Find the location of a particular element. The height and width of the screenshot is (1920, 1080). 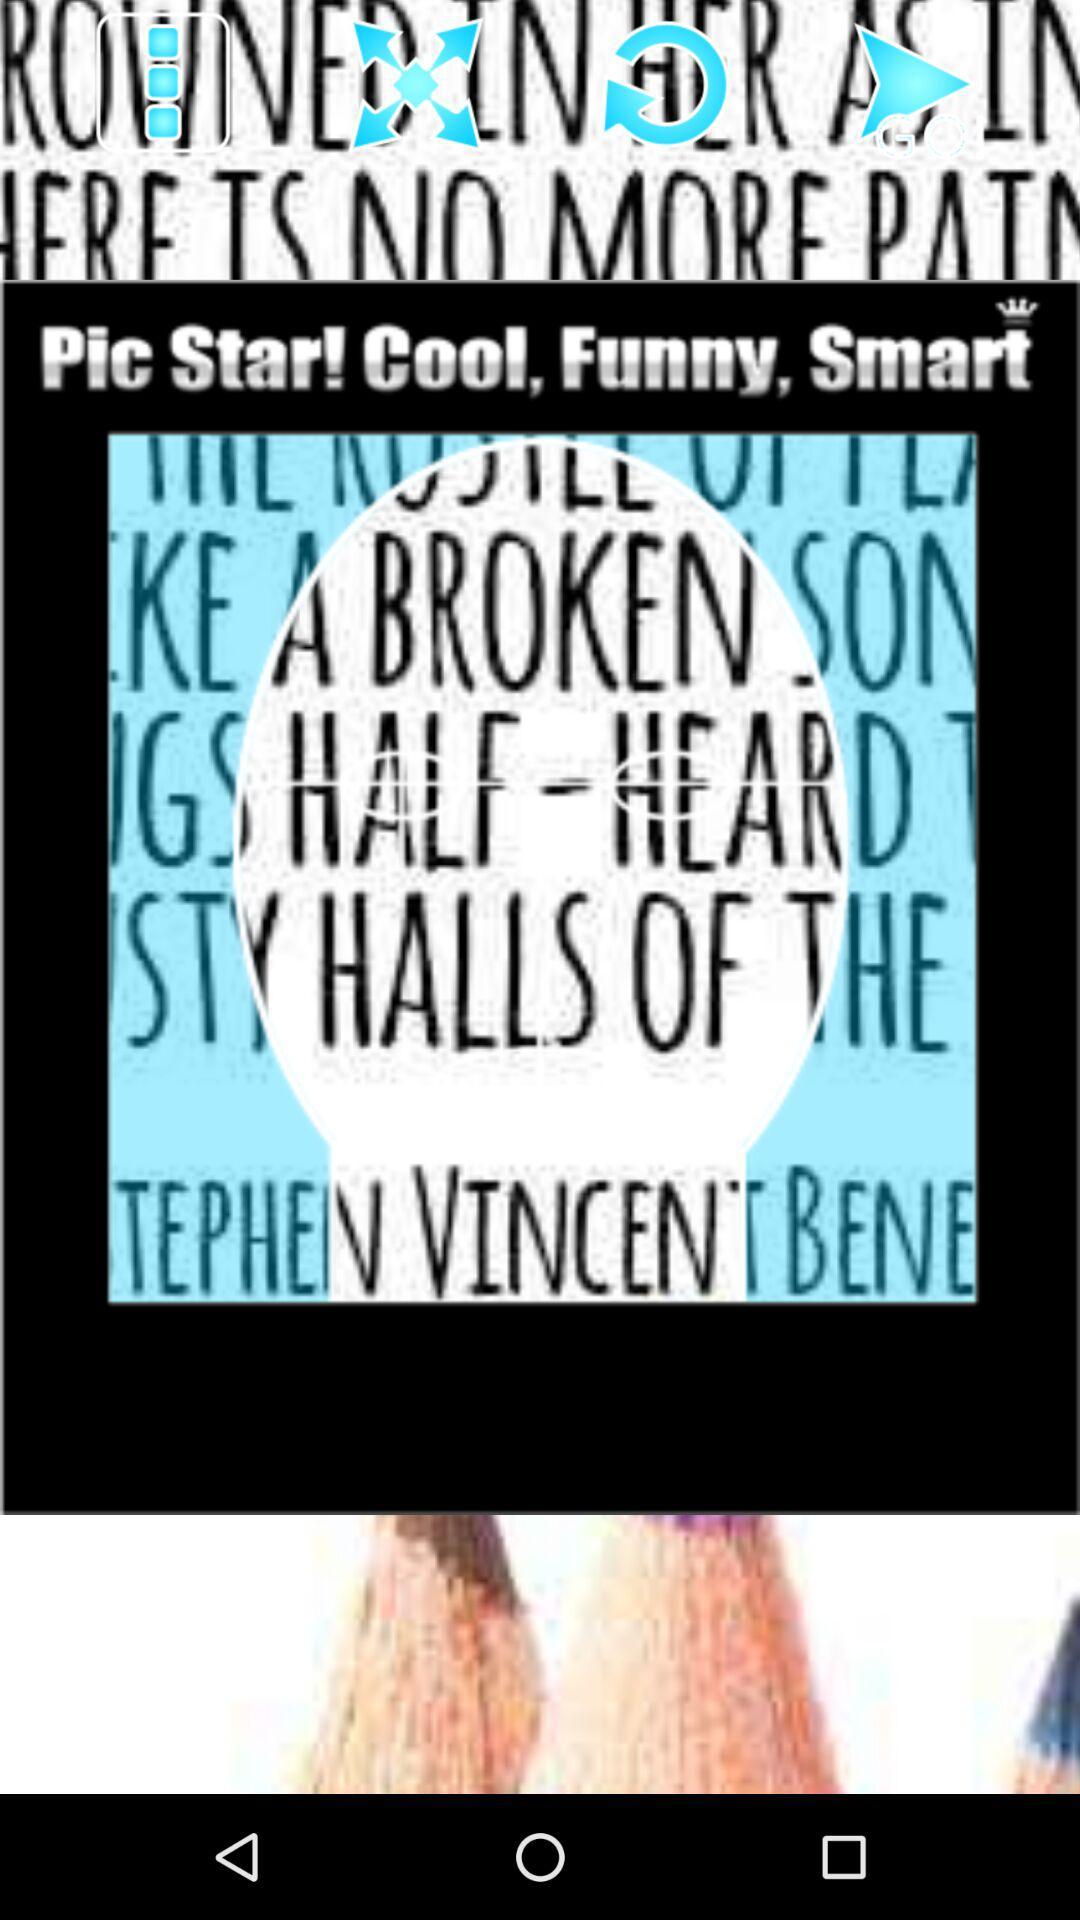

full screen is located at coordinates (415, 84).